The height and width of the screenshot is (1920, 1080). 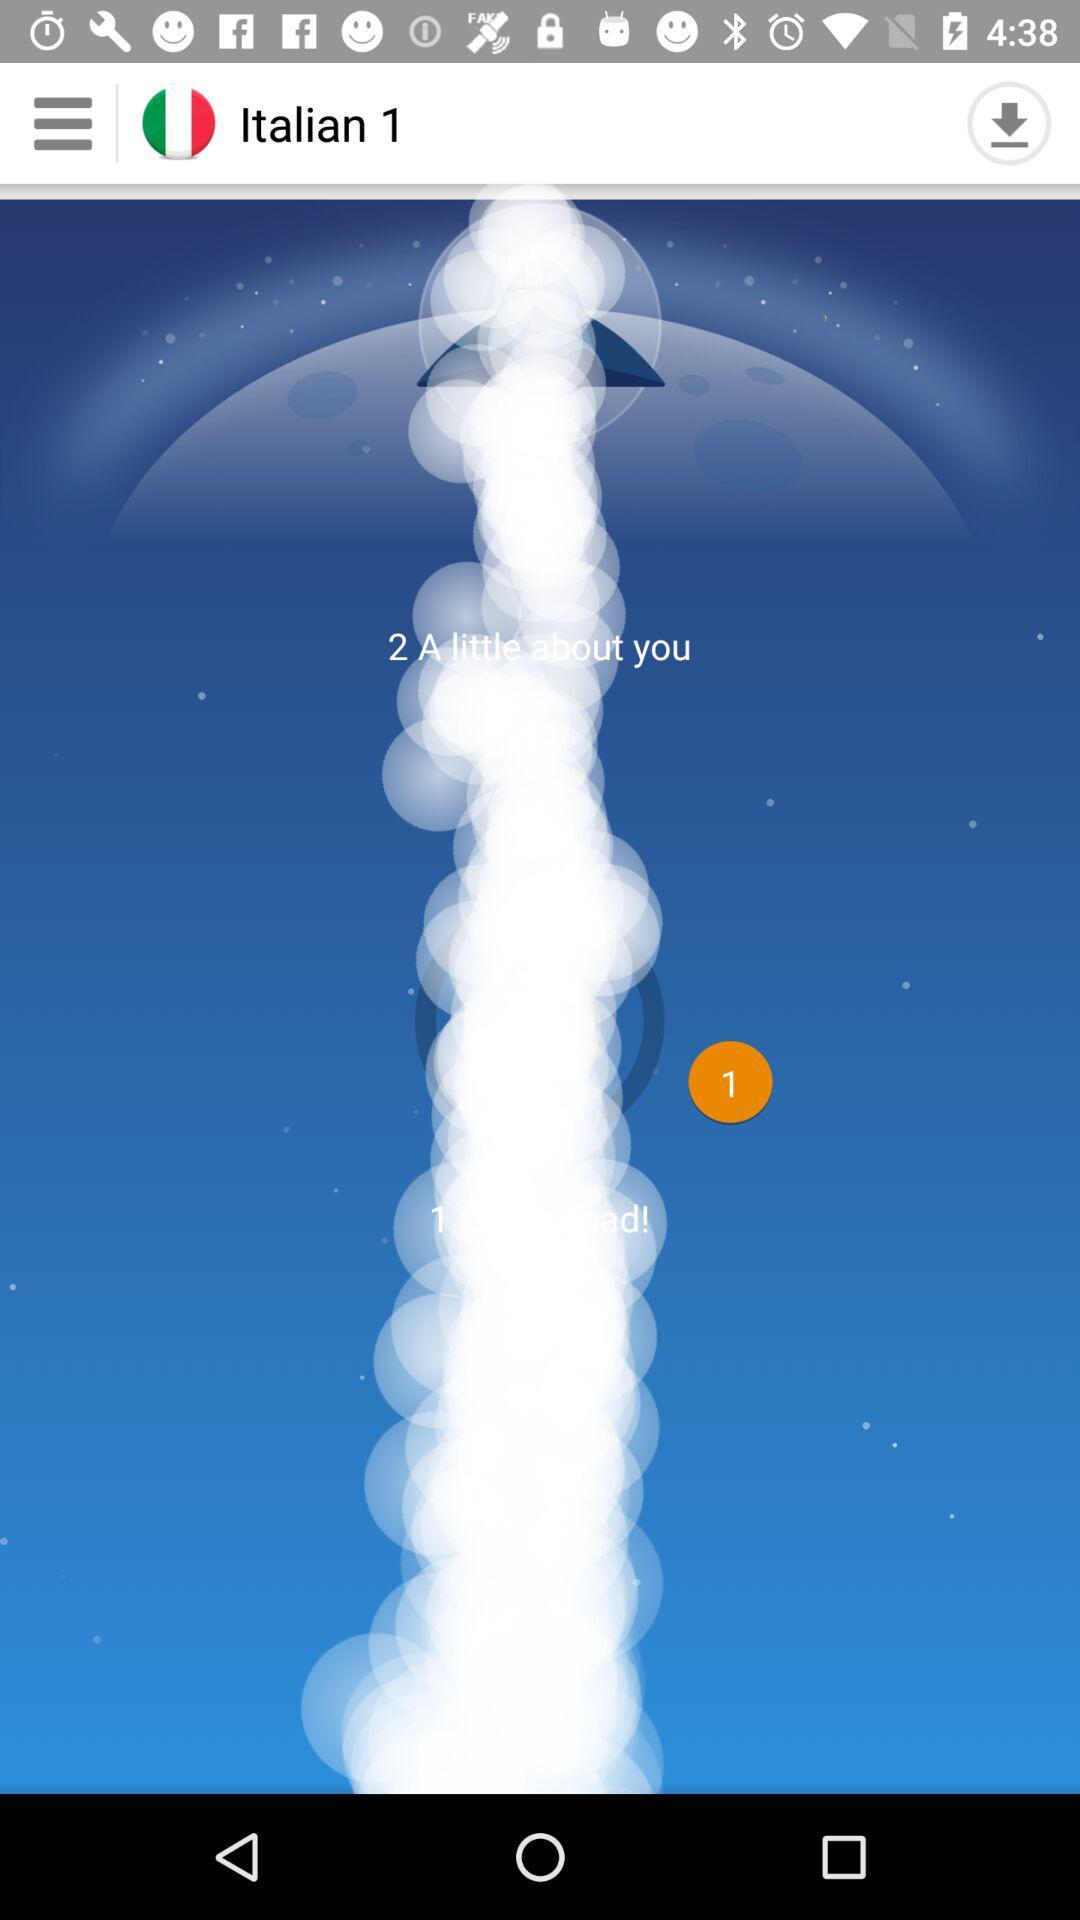 I want to click on the logo positioned left to italian 1 at the top left corner, so click(x=177, y=122).